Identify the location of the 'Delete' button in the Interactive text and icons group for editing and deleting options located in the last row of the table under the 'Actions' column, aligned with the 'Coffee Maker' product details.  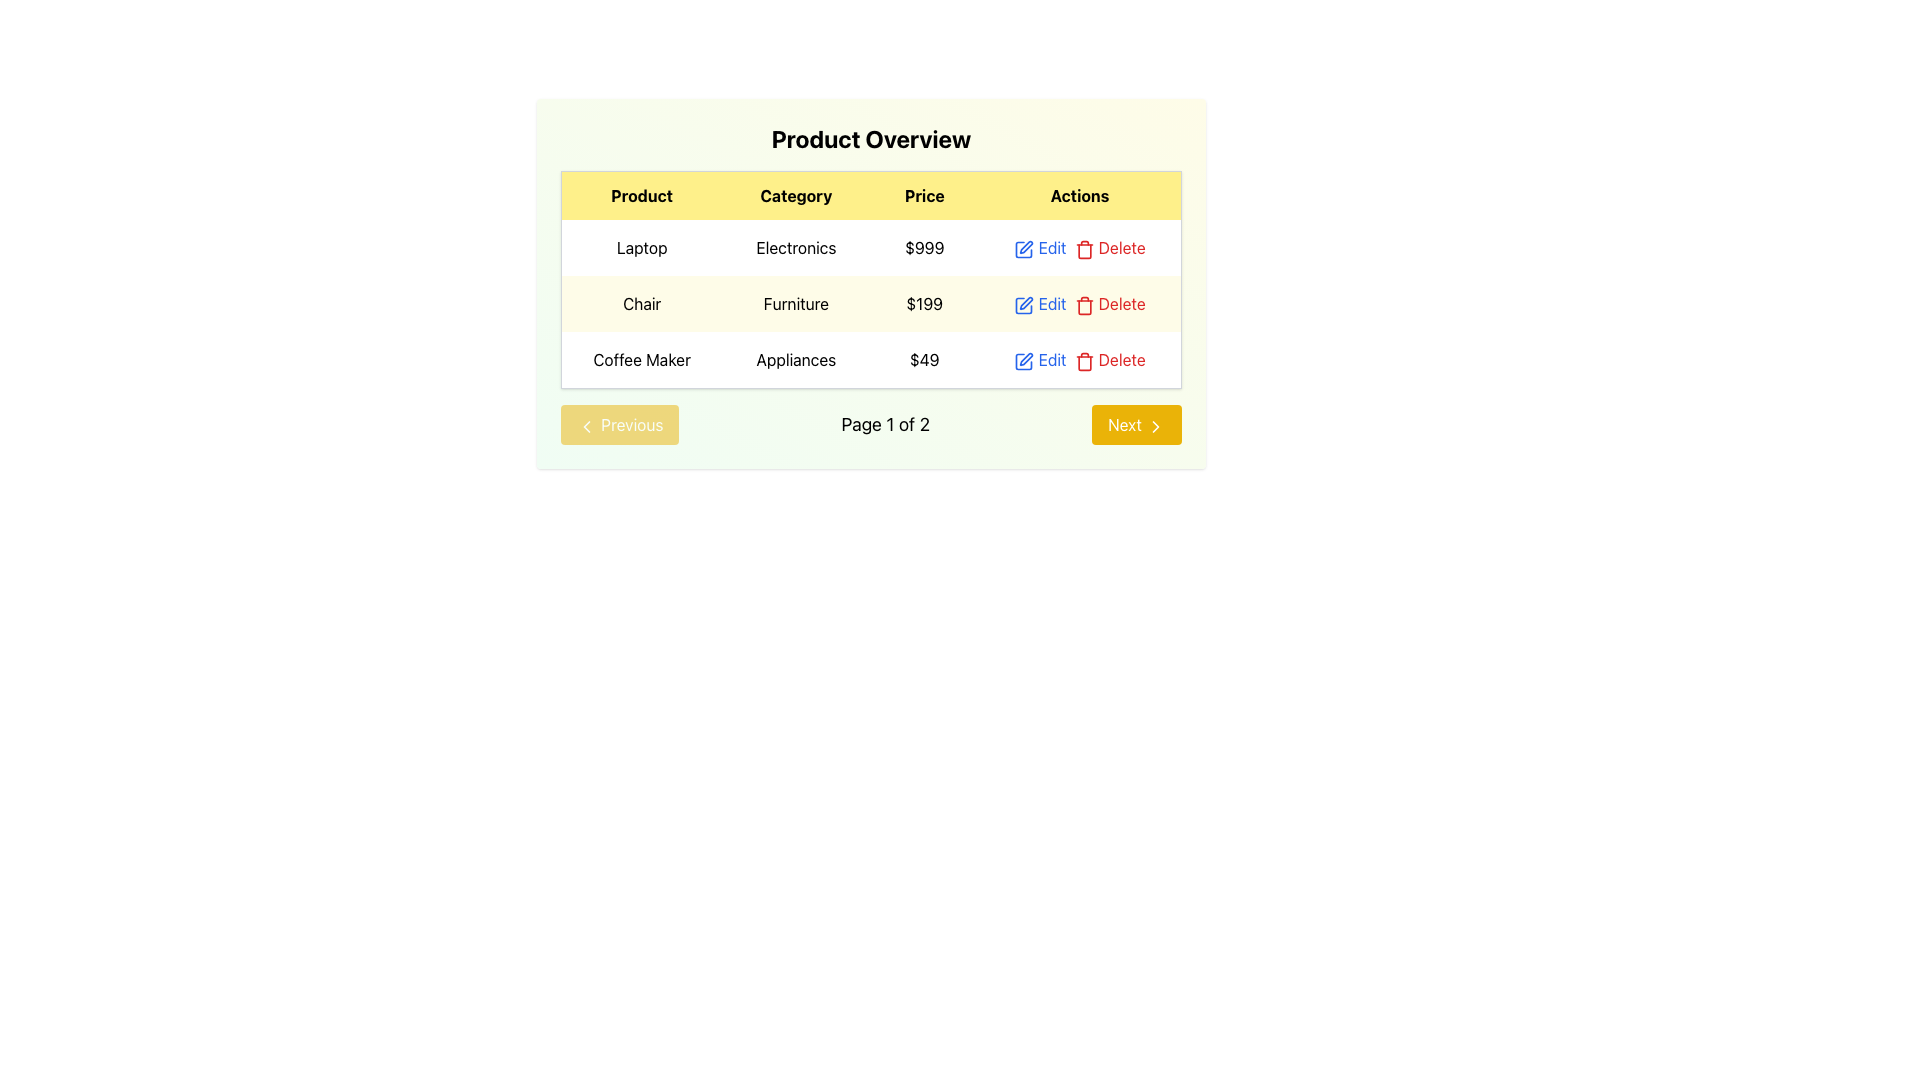
(1079, 358).